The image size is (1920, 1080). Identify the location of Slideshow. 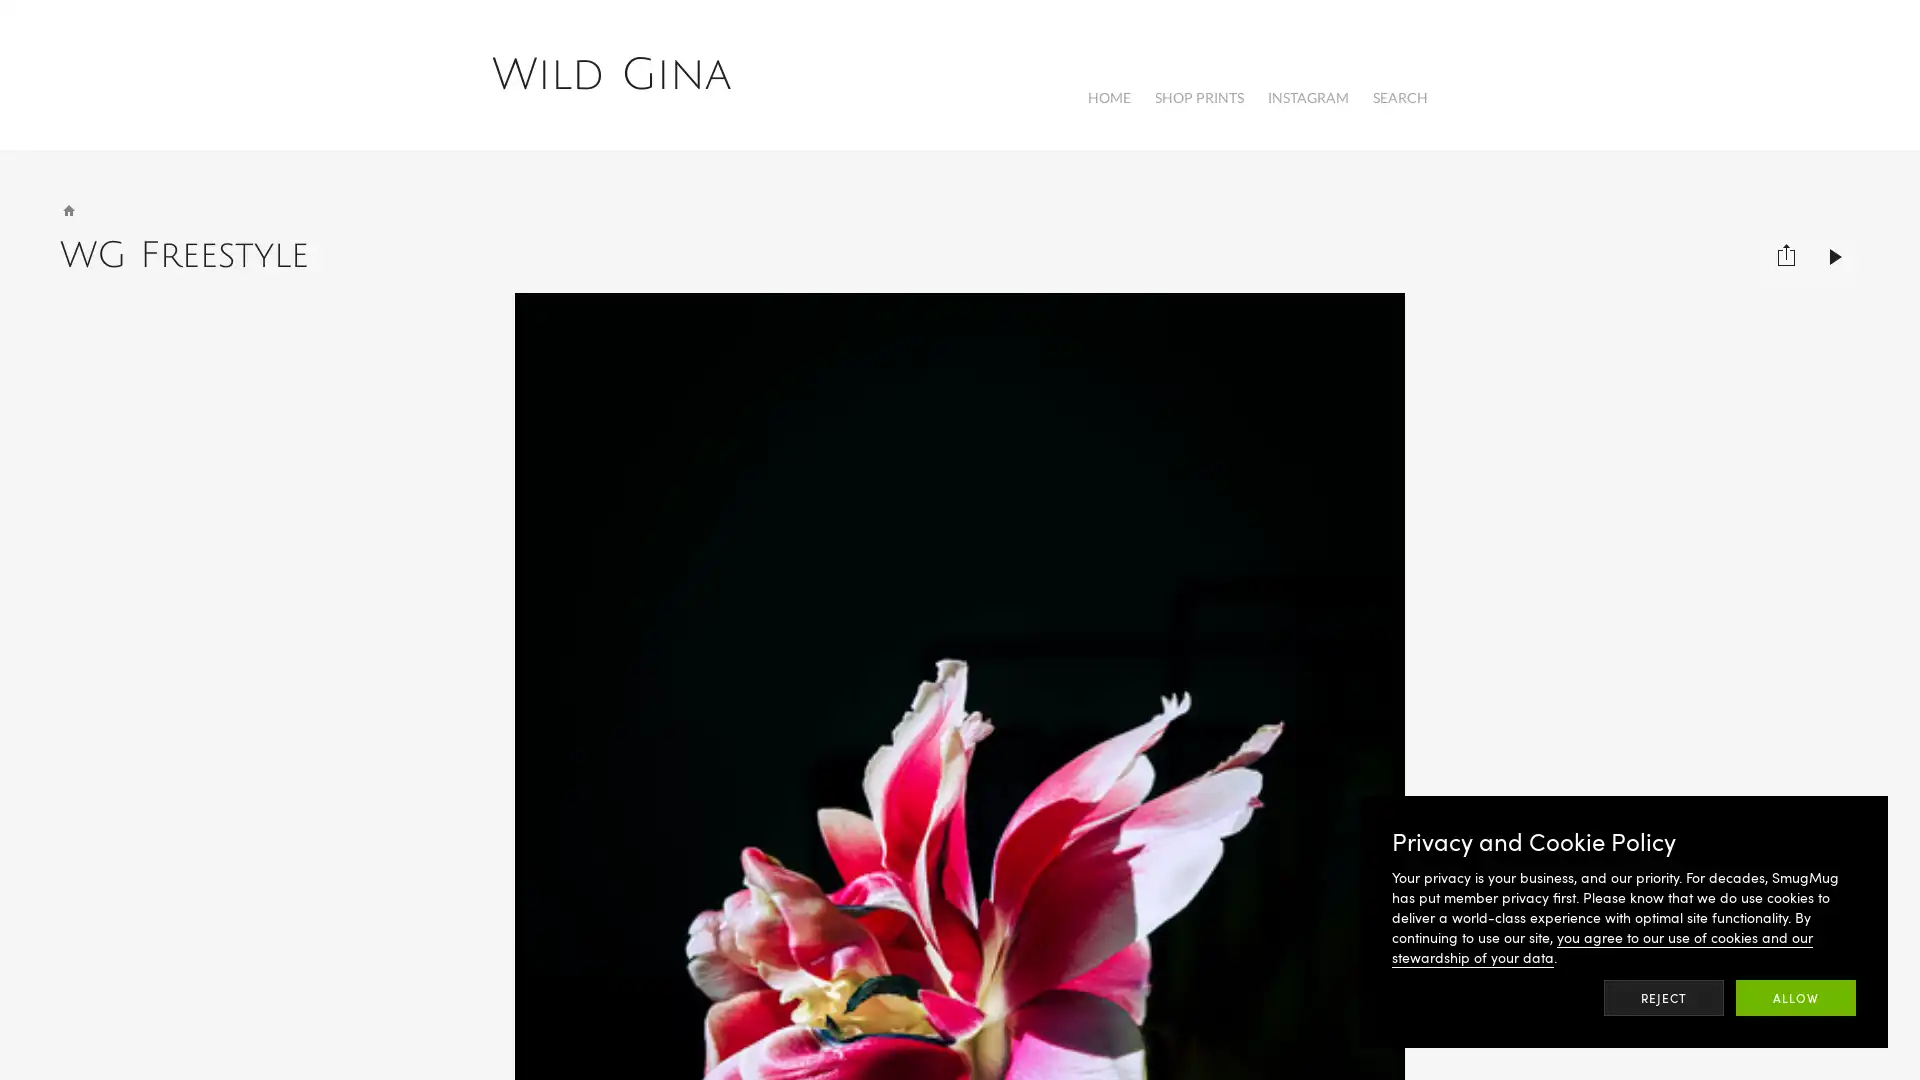
(1836, 244).